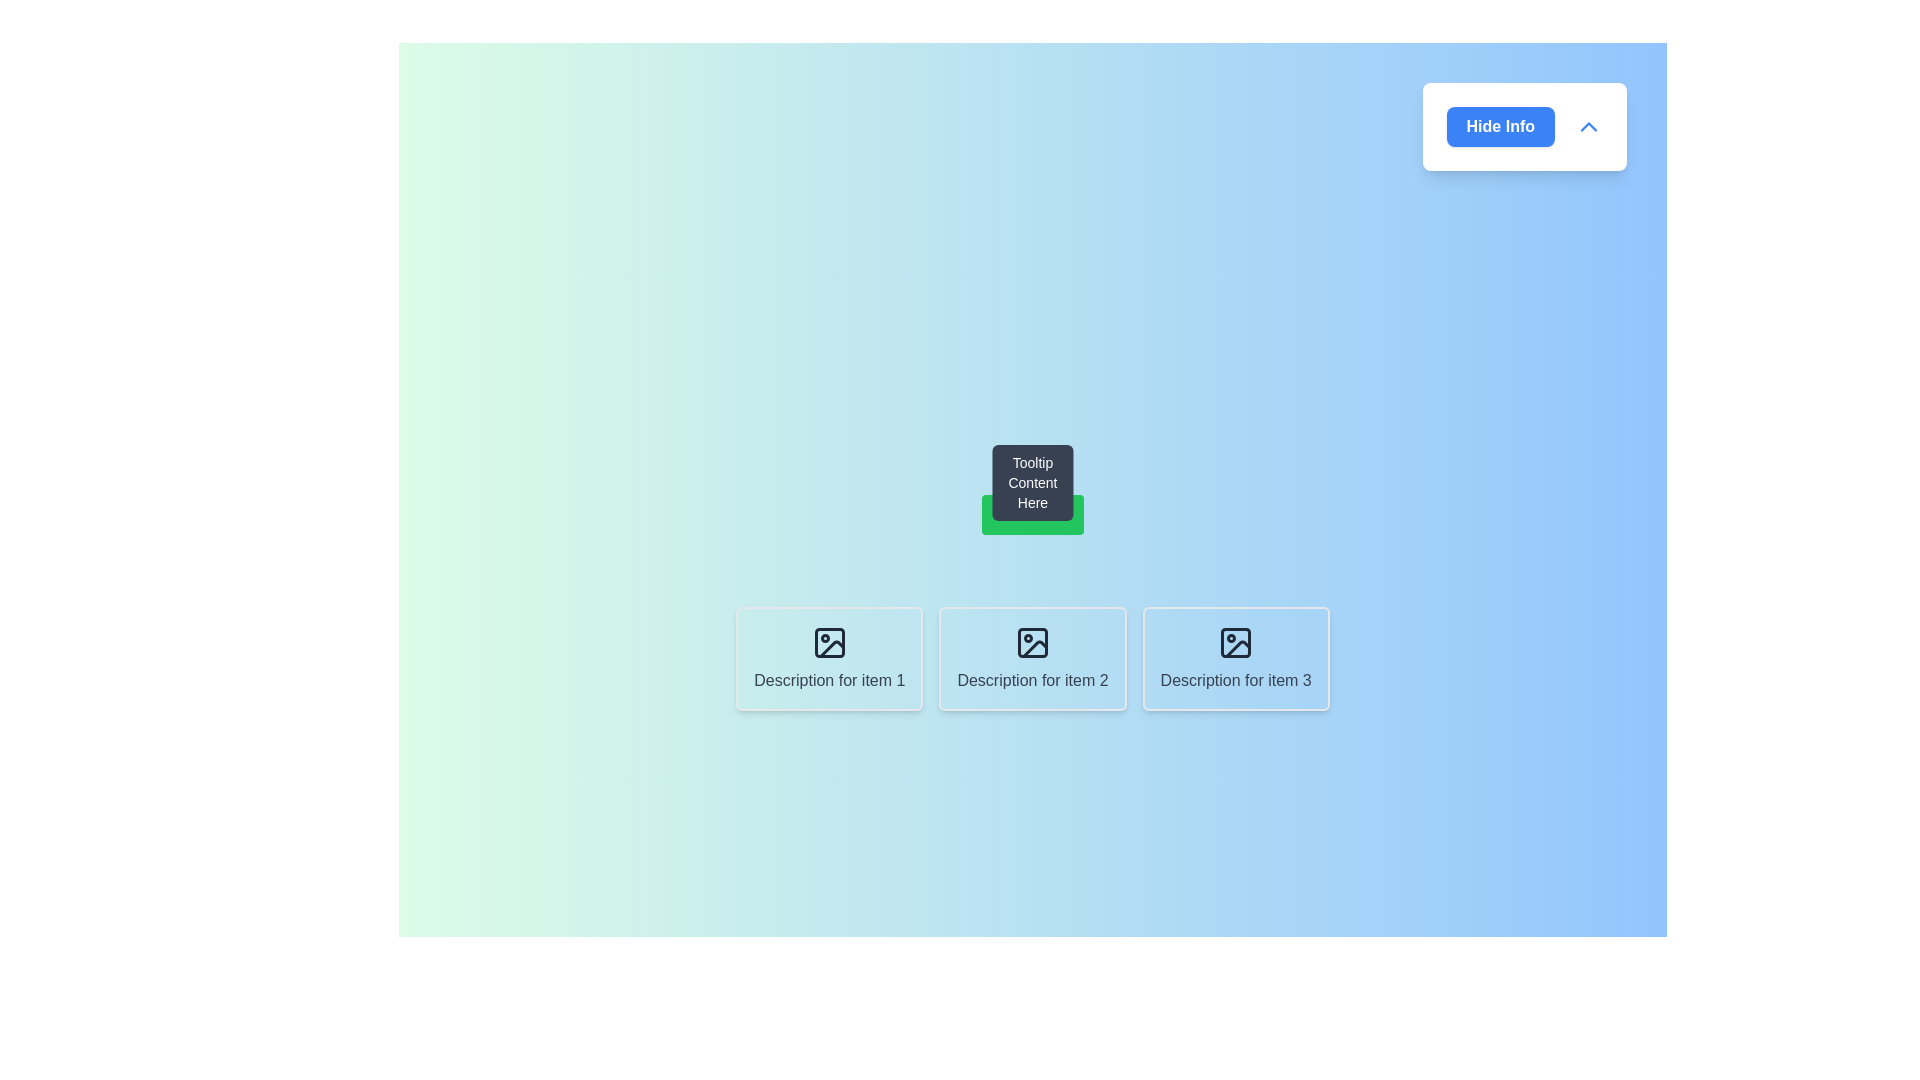 This screenshot has height=1080, width=1920. What do you see at coordinates (1235, 680) in the screenshot?
I see `text content of the descriptive label located at the far right of the row, below the associated icon image` at bounding box center [1235, 680].